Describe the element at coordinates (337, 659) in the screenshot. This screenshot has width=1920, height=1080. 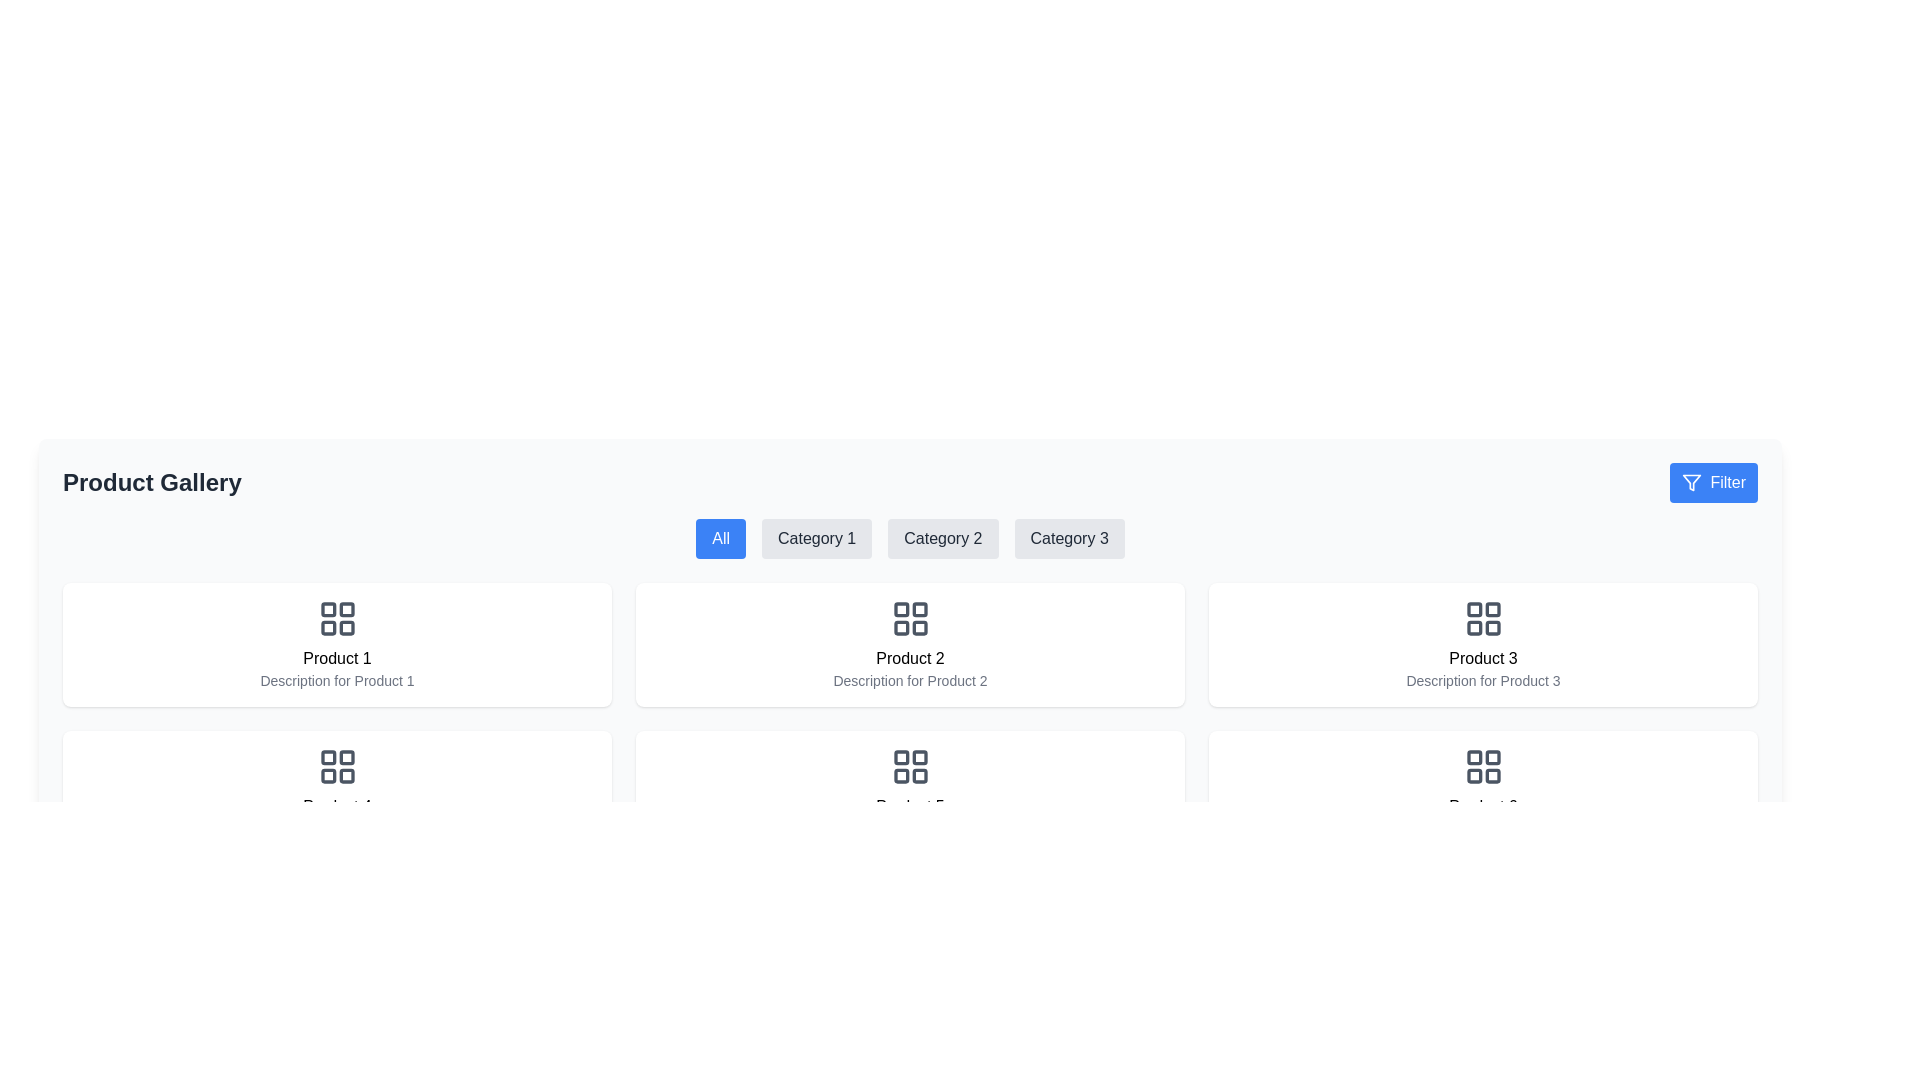
I see `the text label displaying 'Product 1', which is positioned above the description text within the product card layout` at that location.